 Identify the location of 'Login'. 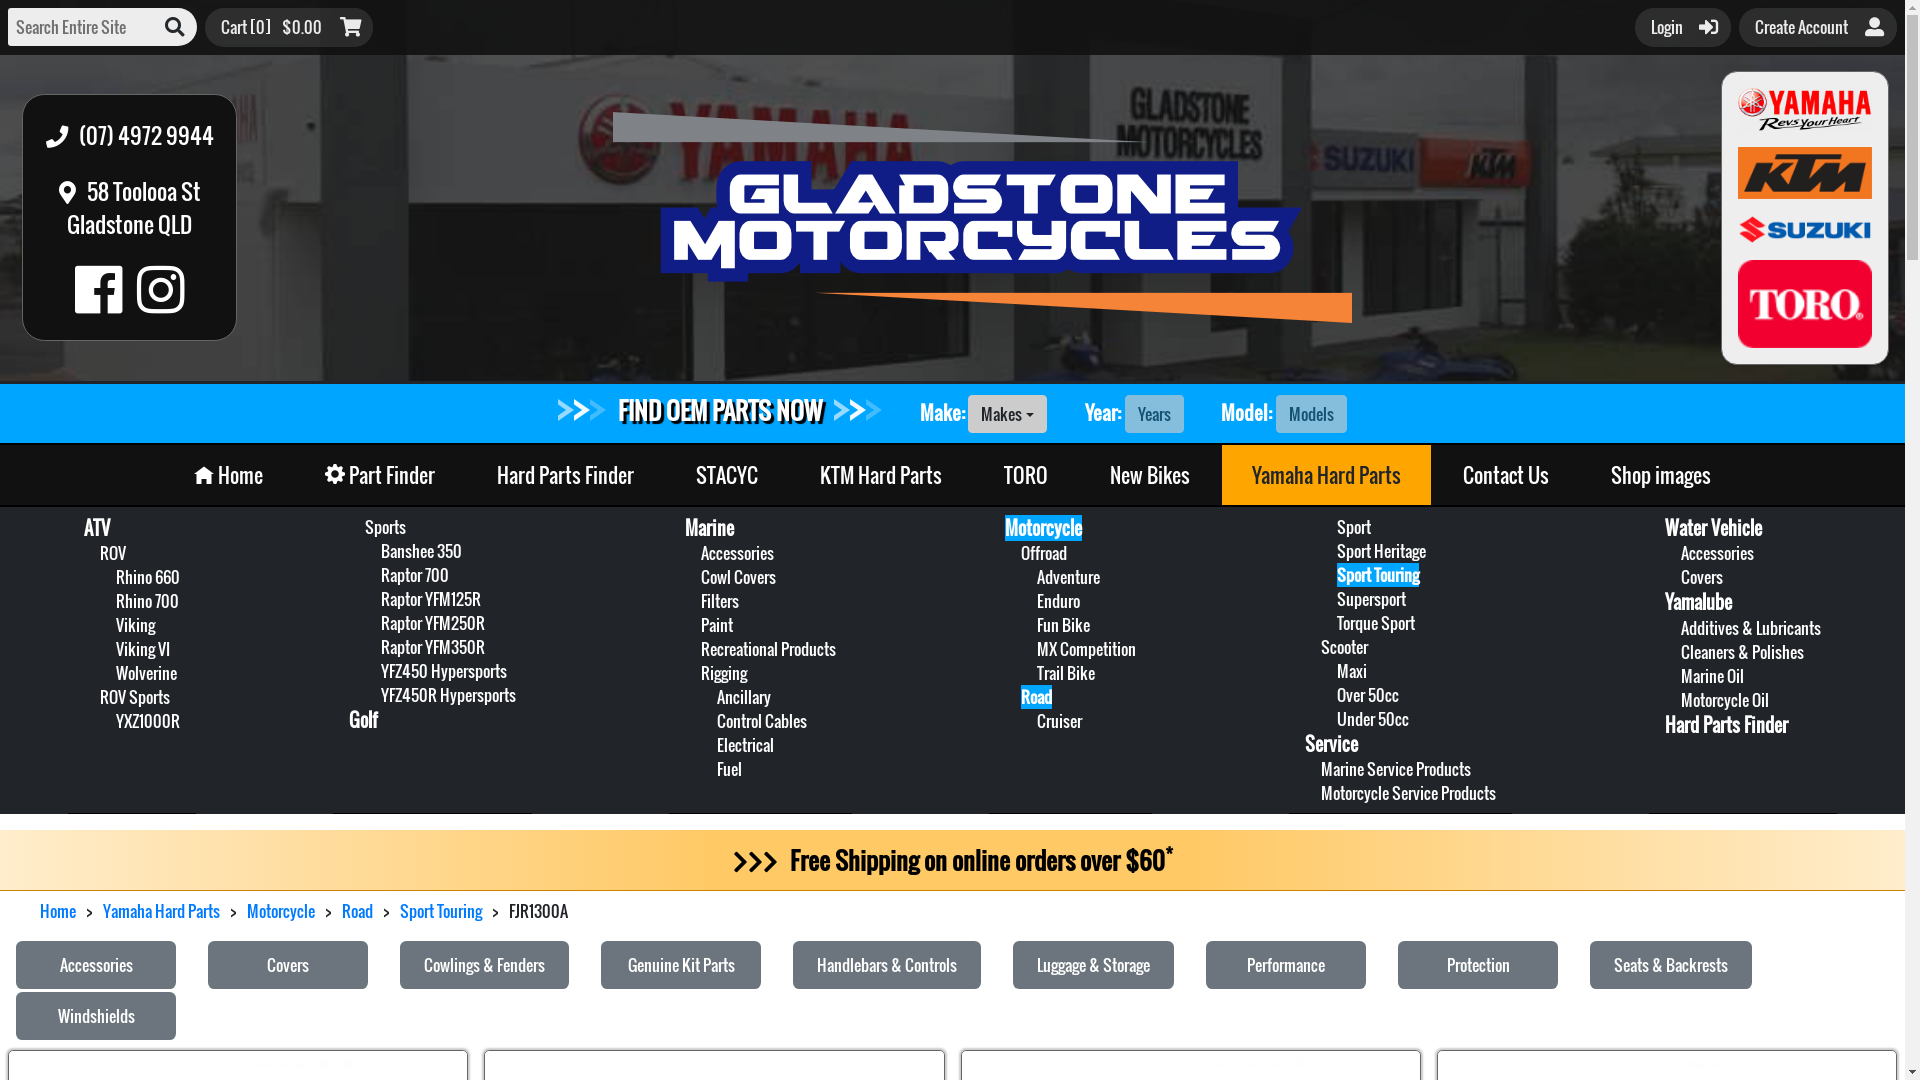
(1682, 27).